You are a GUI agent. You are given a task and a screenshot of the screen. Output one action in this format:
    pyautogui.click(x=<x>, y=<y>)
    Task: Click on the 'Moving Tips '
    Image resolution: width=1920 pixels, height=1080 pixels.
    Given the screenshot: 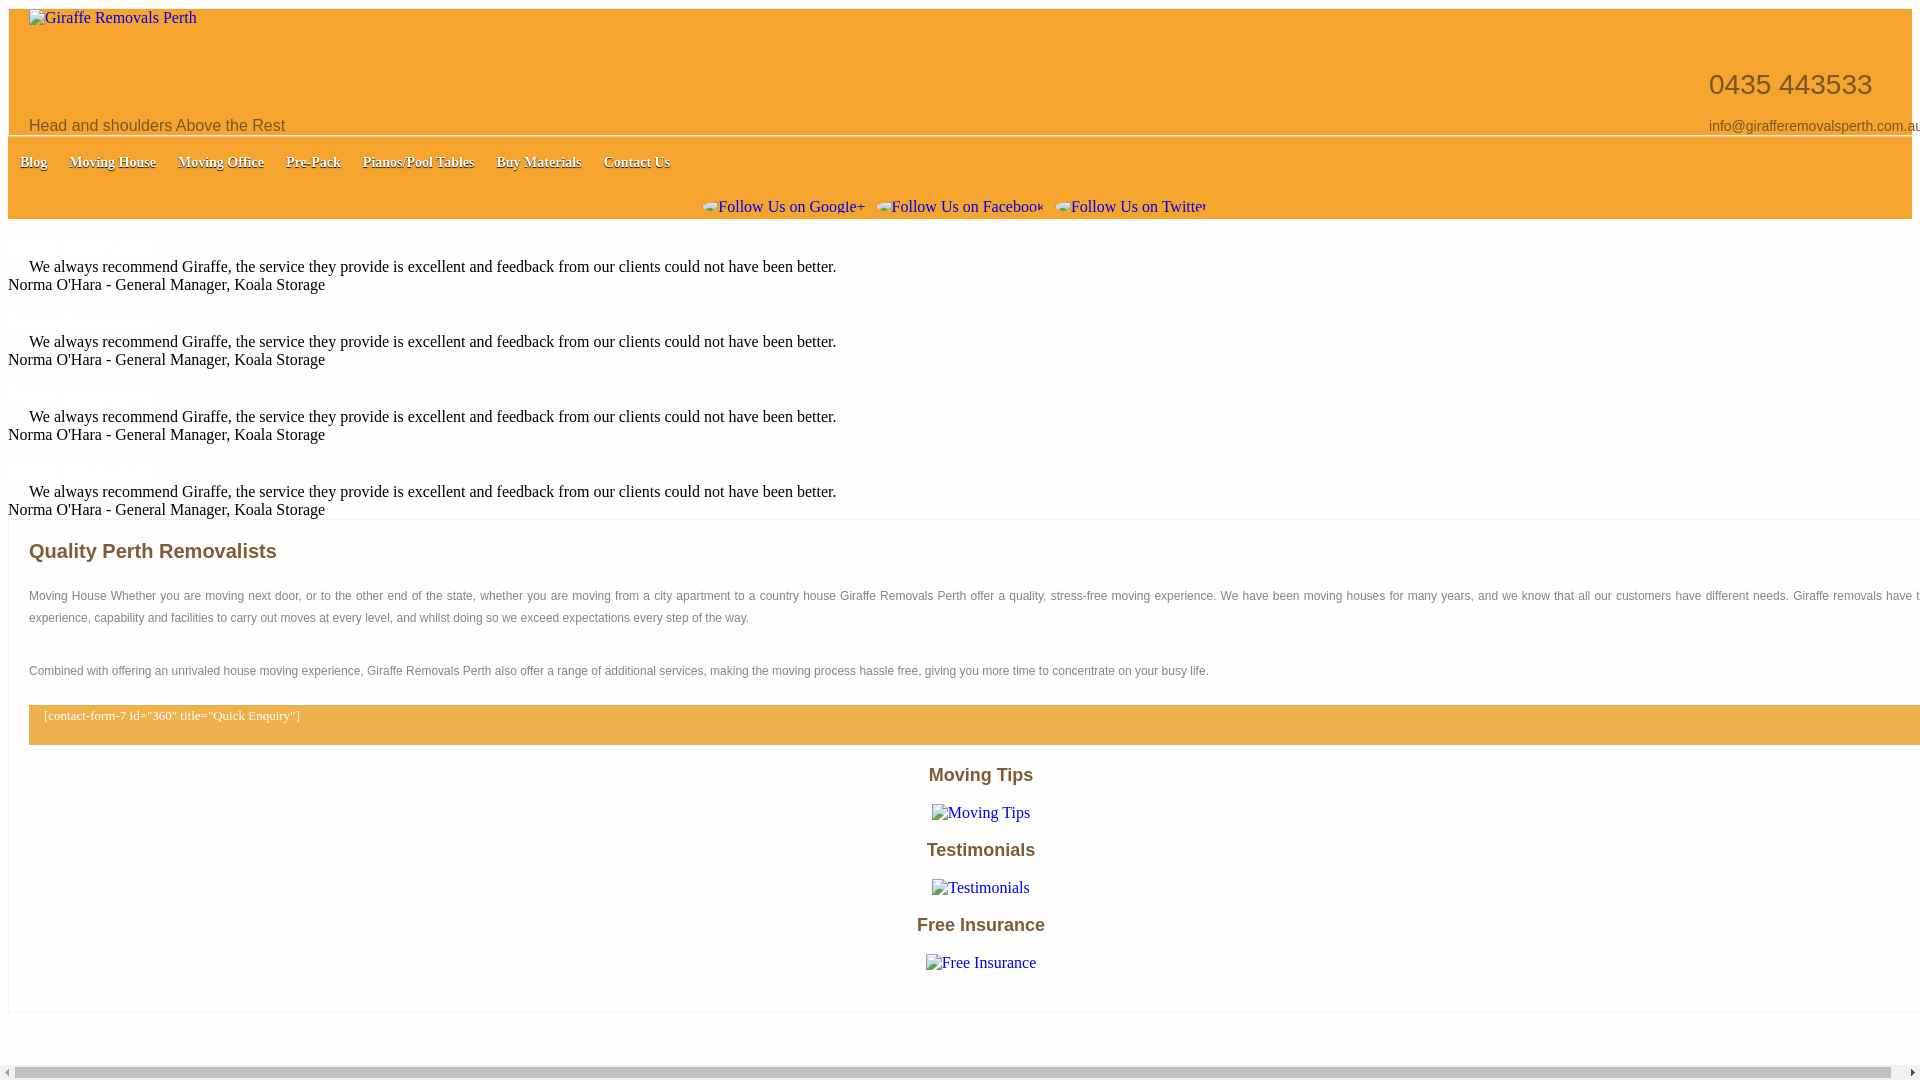 What is the action you would take?
    pyautogui.click(x=980, y=812)
    